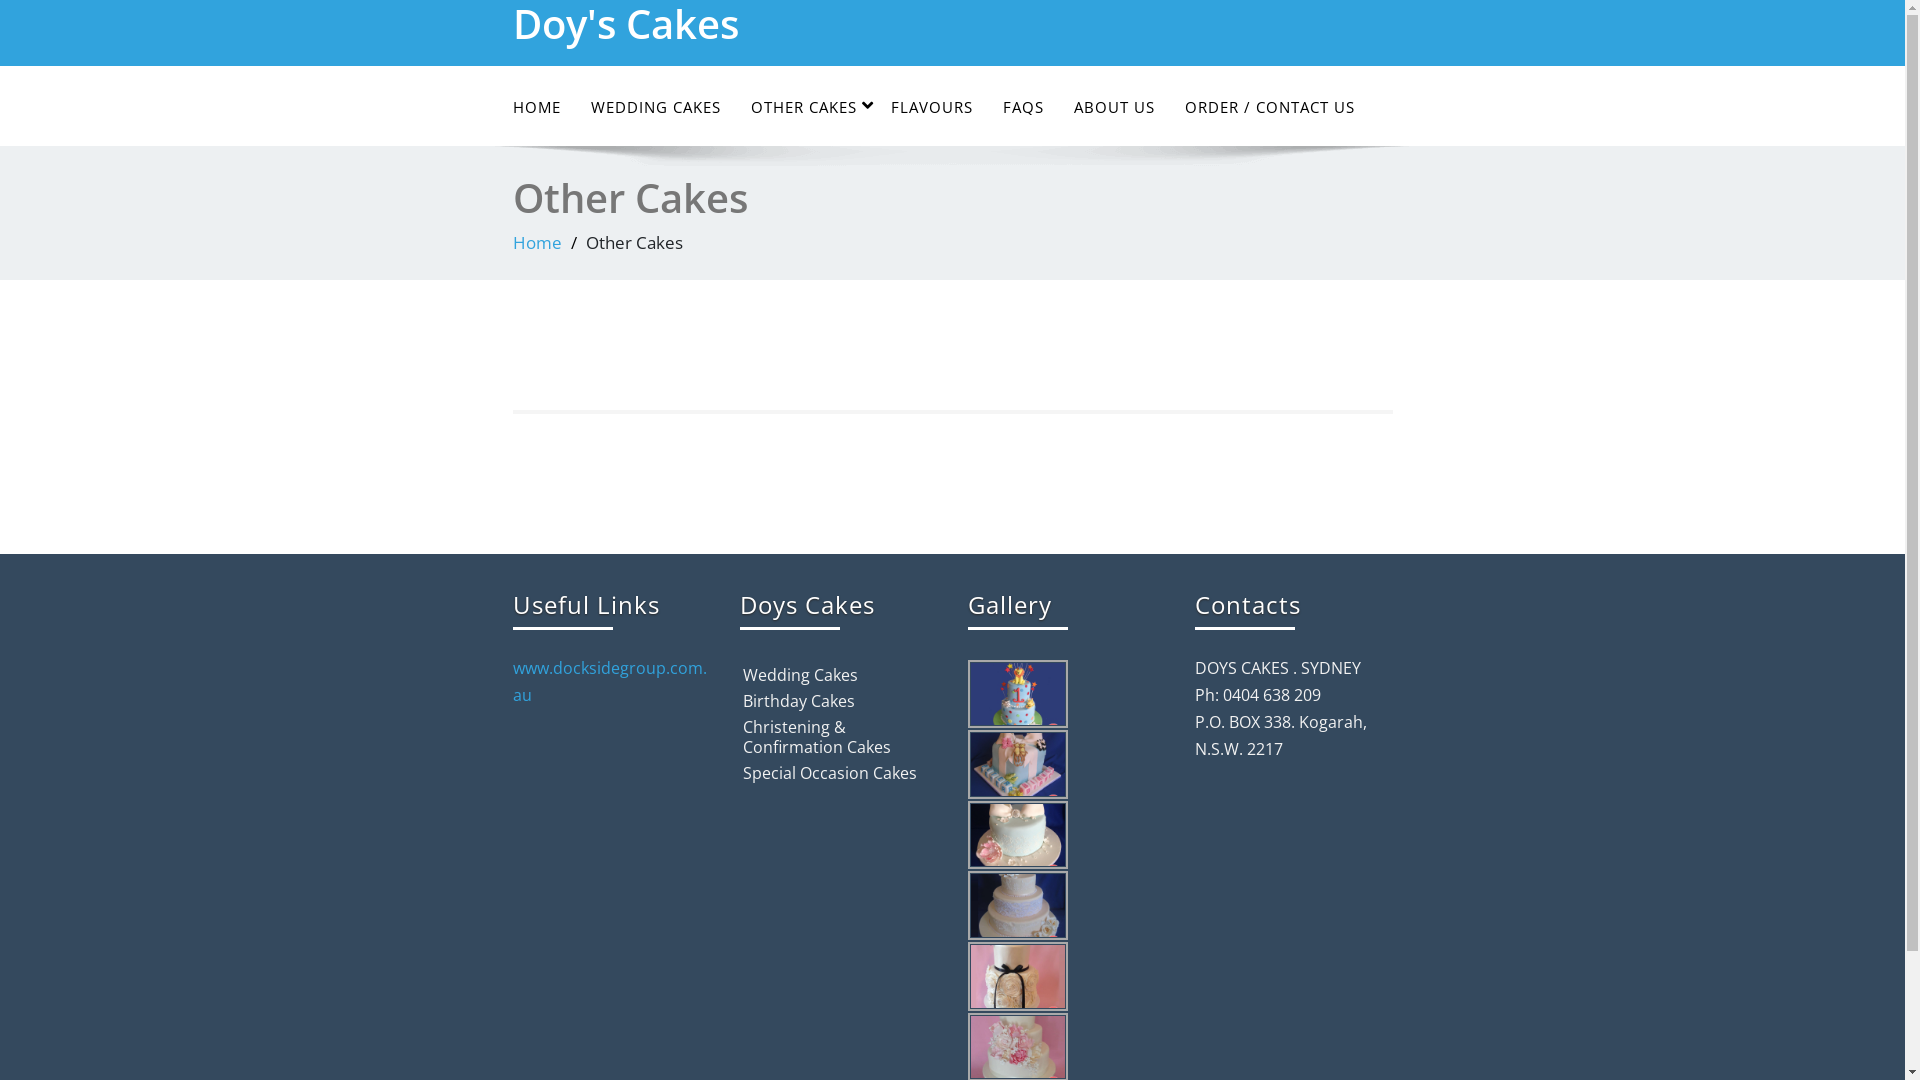 This screenshot has width=1920, height=1080. Describe the element at coordinates (988, 107) in the screenshot. I see `'FAQS'` at that location.